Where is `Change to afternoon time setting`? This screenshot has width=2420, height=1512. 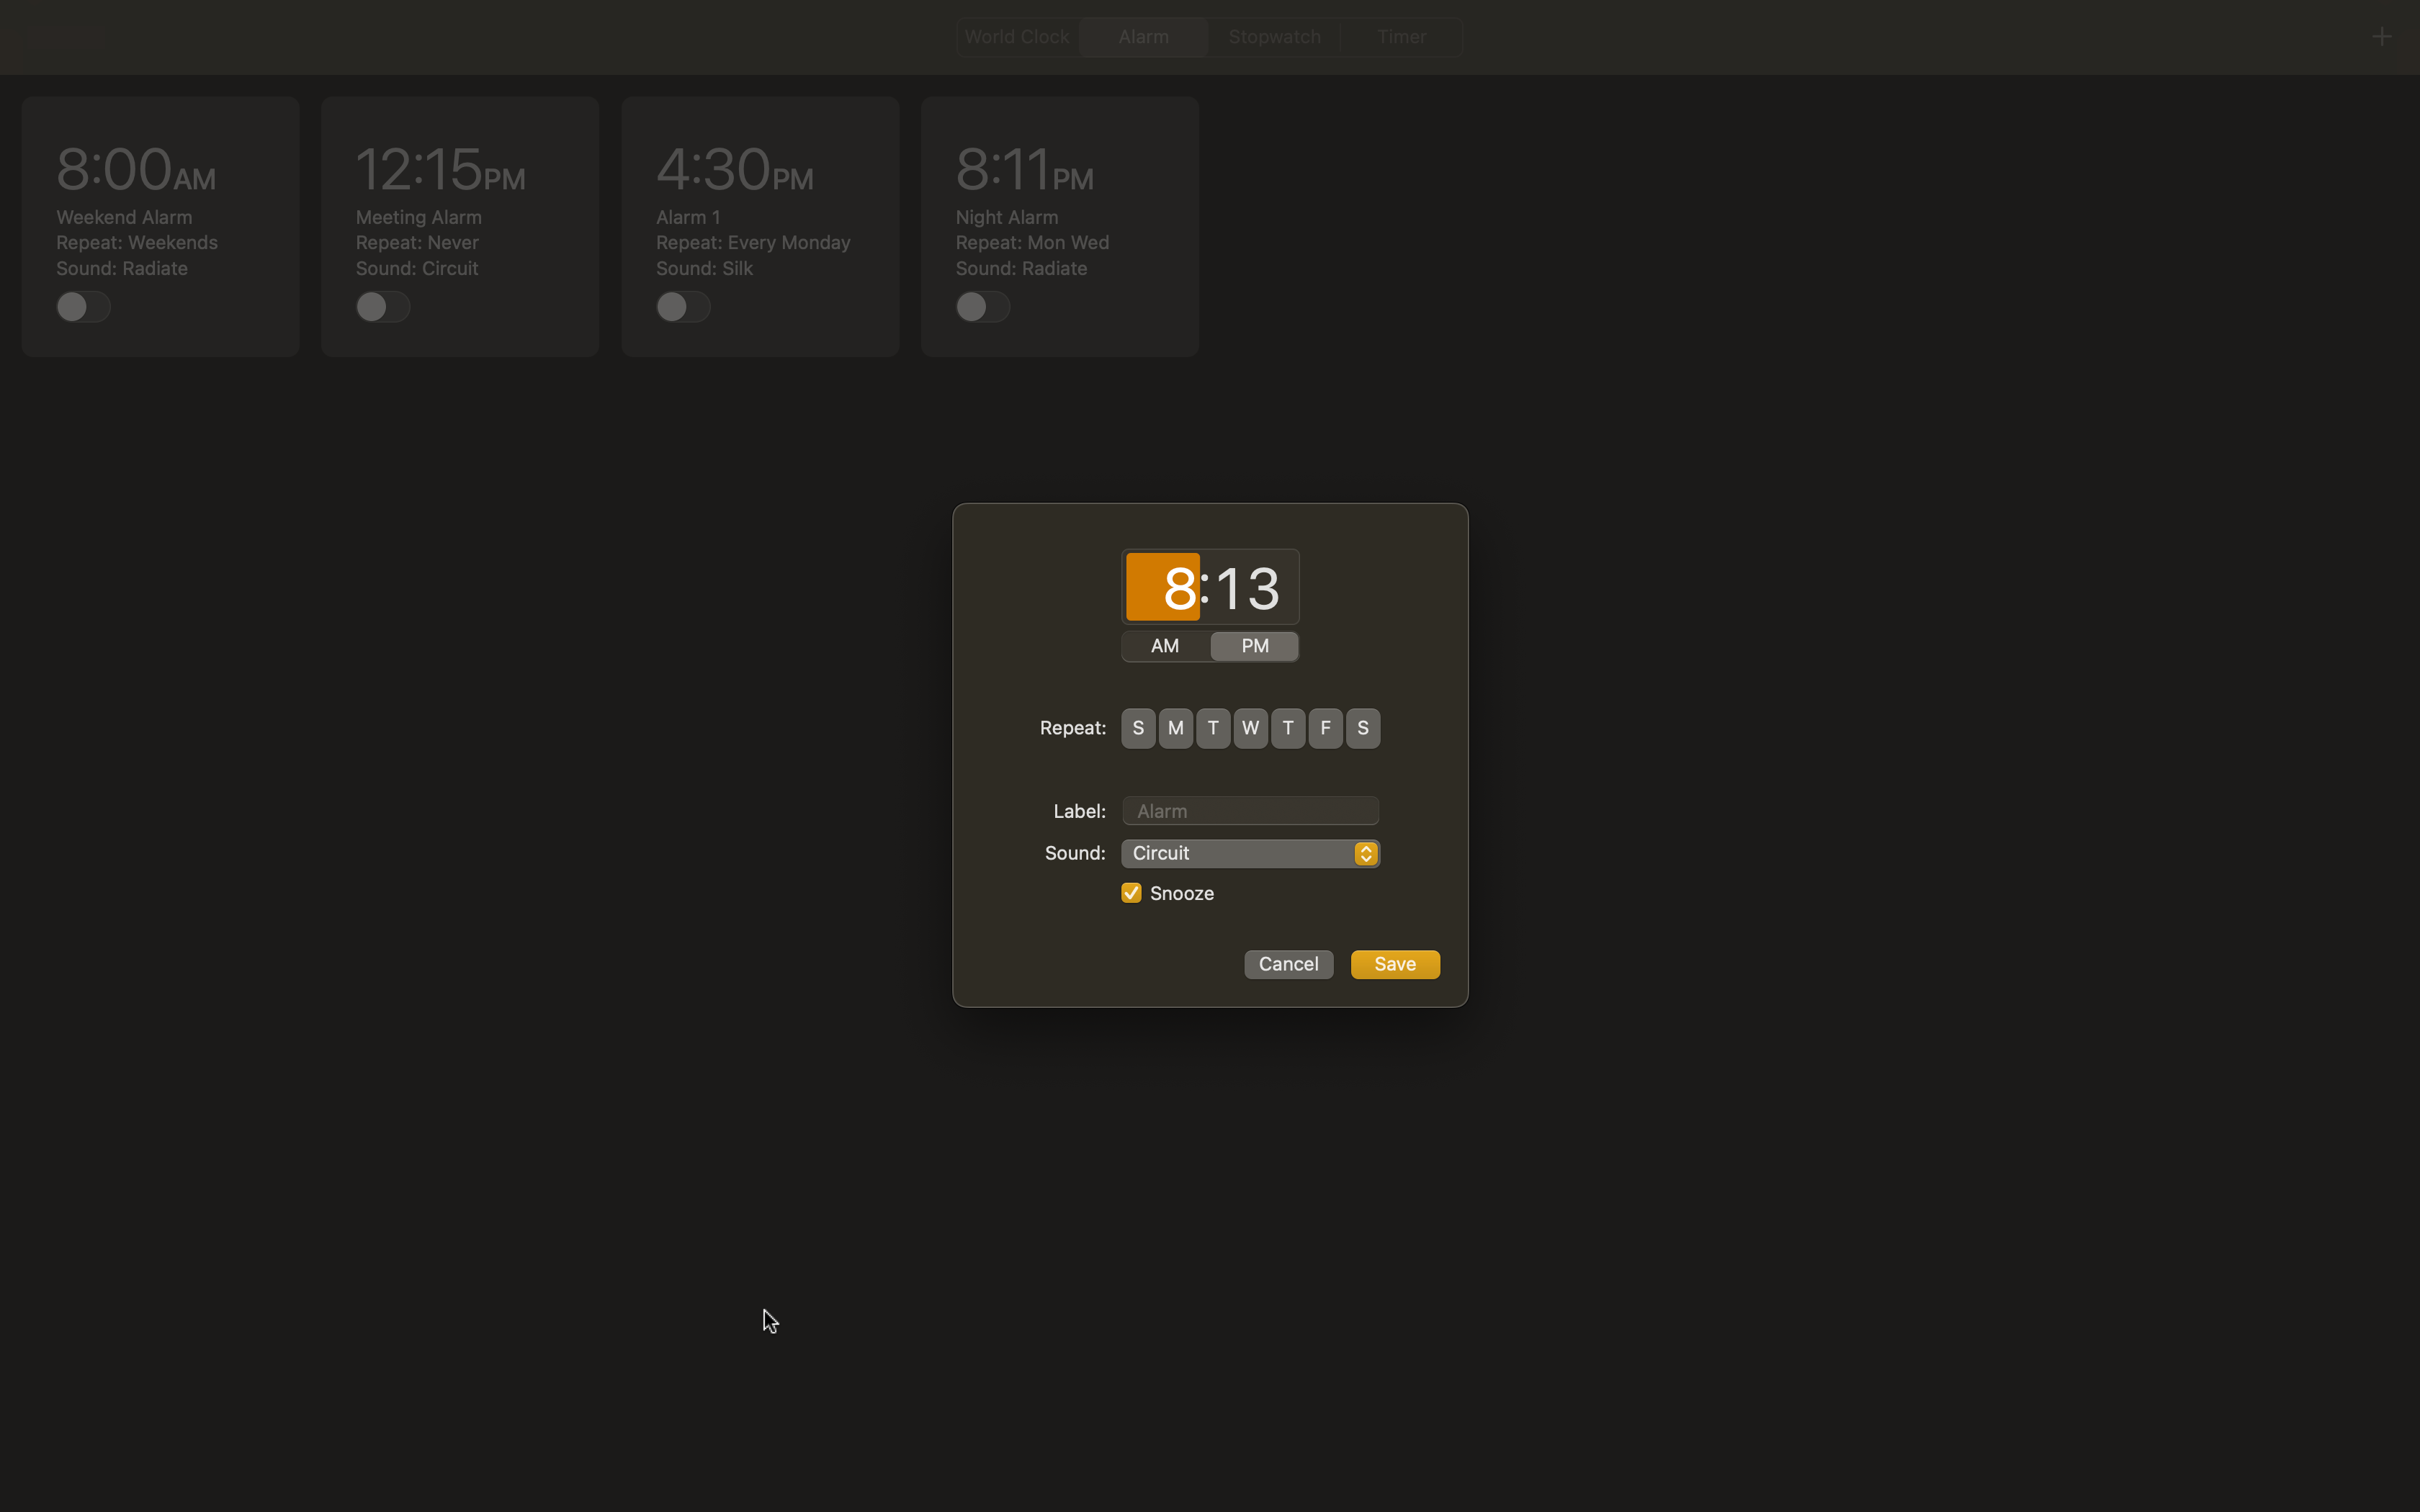
Change to afternoon time setting is located at coordinates (1255, 647).